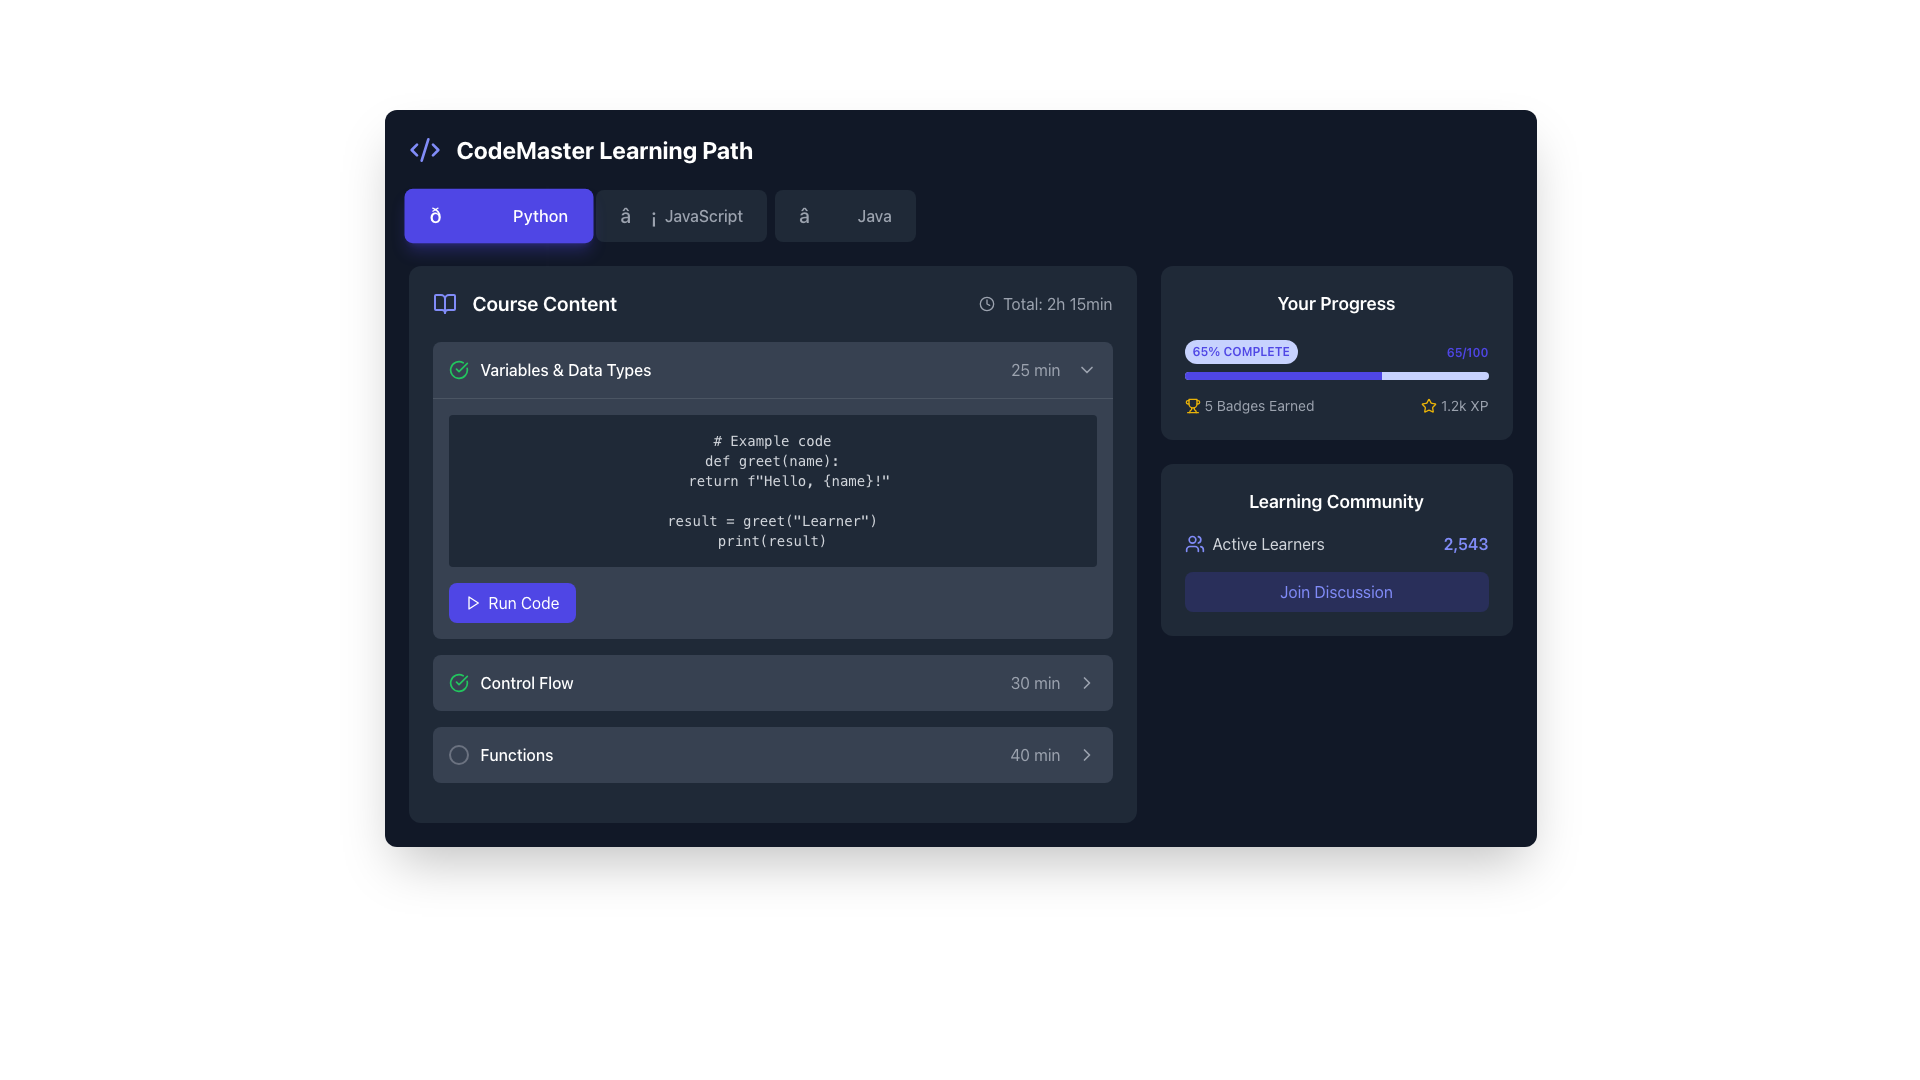 The height and width of the screenshot is (1080, 1920). Describe the element at coordinates (1248, 405) in the screenshot. I see `the '5 Badges Earned' text with trophy icon in the 'Your Progress' section, which is styled in light gray and accompanied by a yellow trophy icon` at that location.